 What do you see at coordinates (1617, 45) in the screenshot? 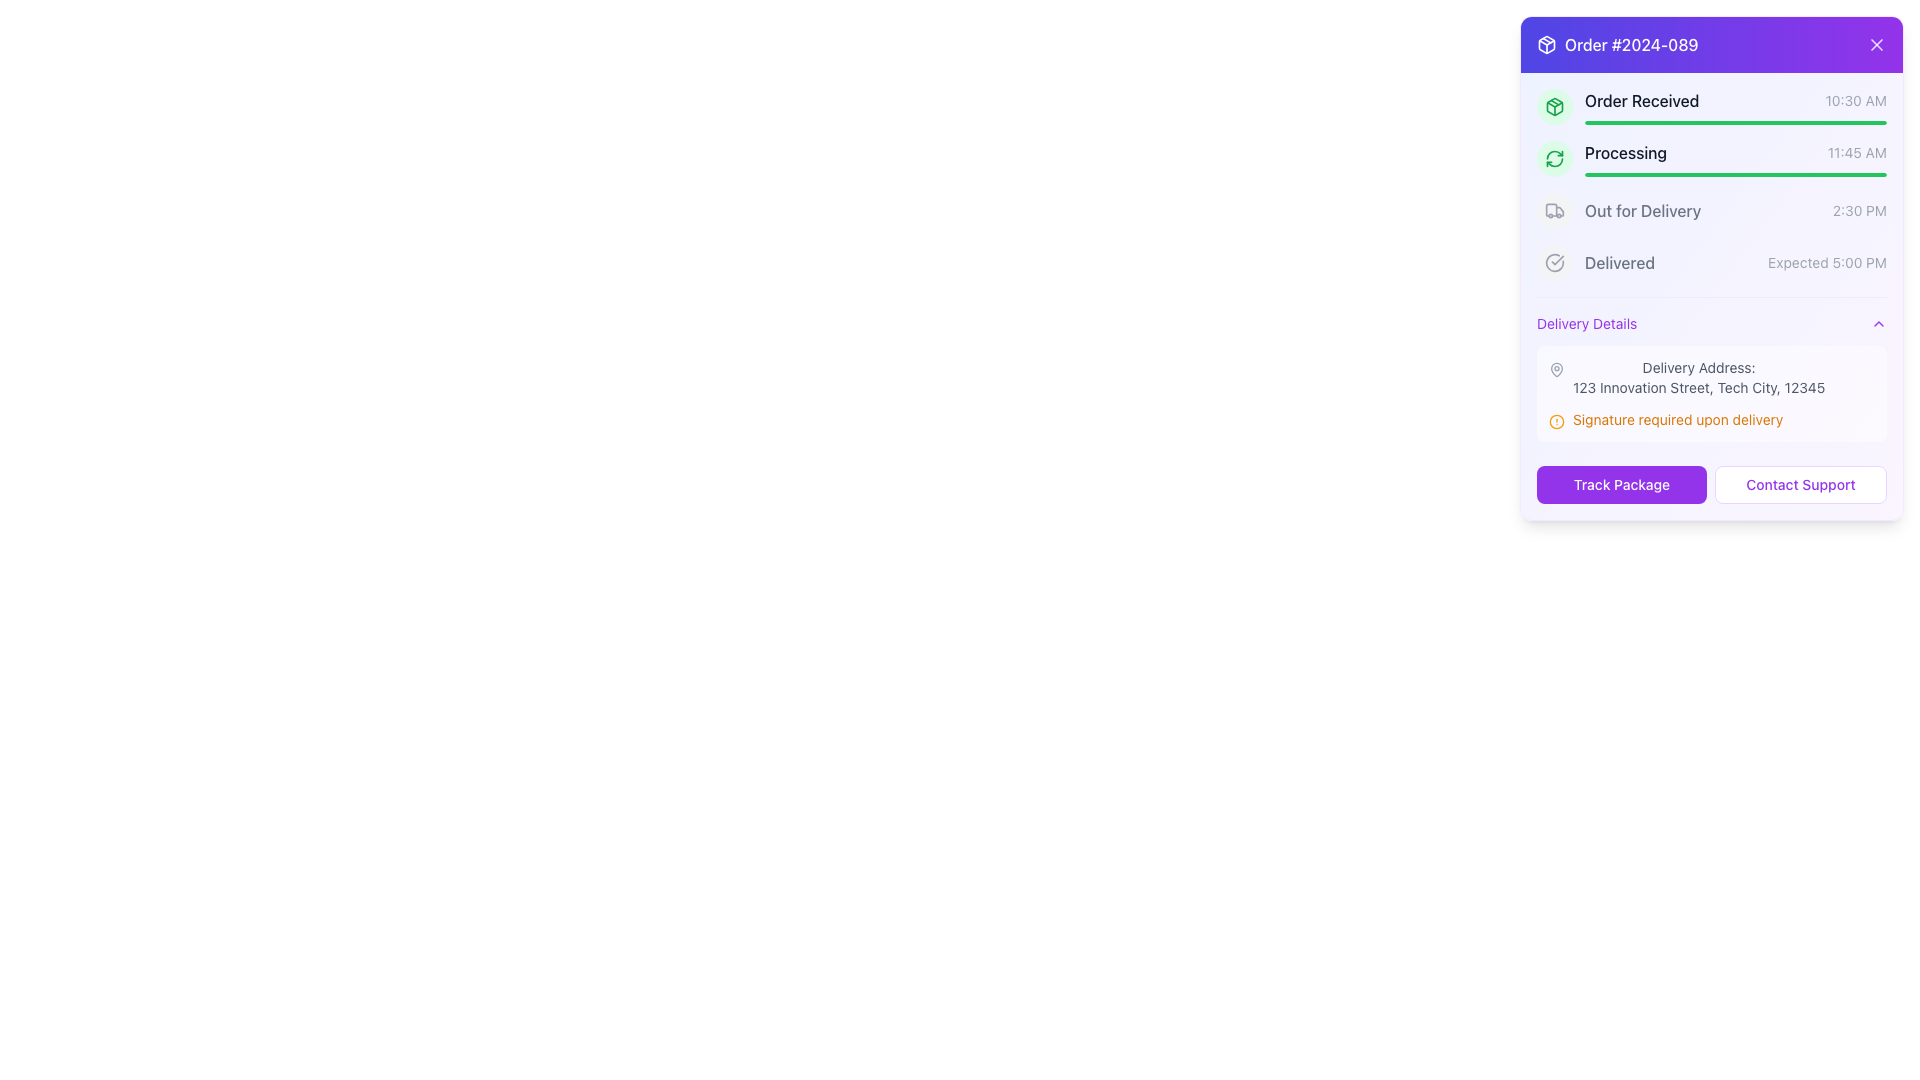
I see `label or header element positioned at the top right of the panel for additional features` at bounding box center [1617, 45].